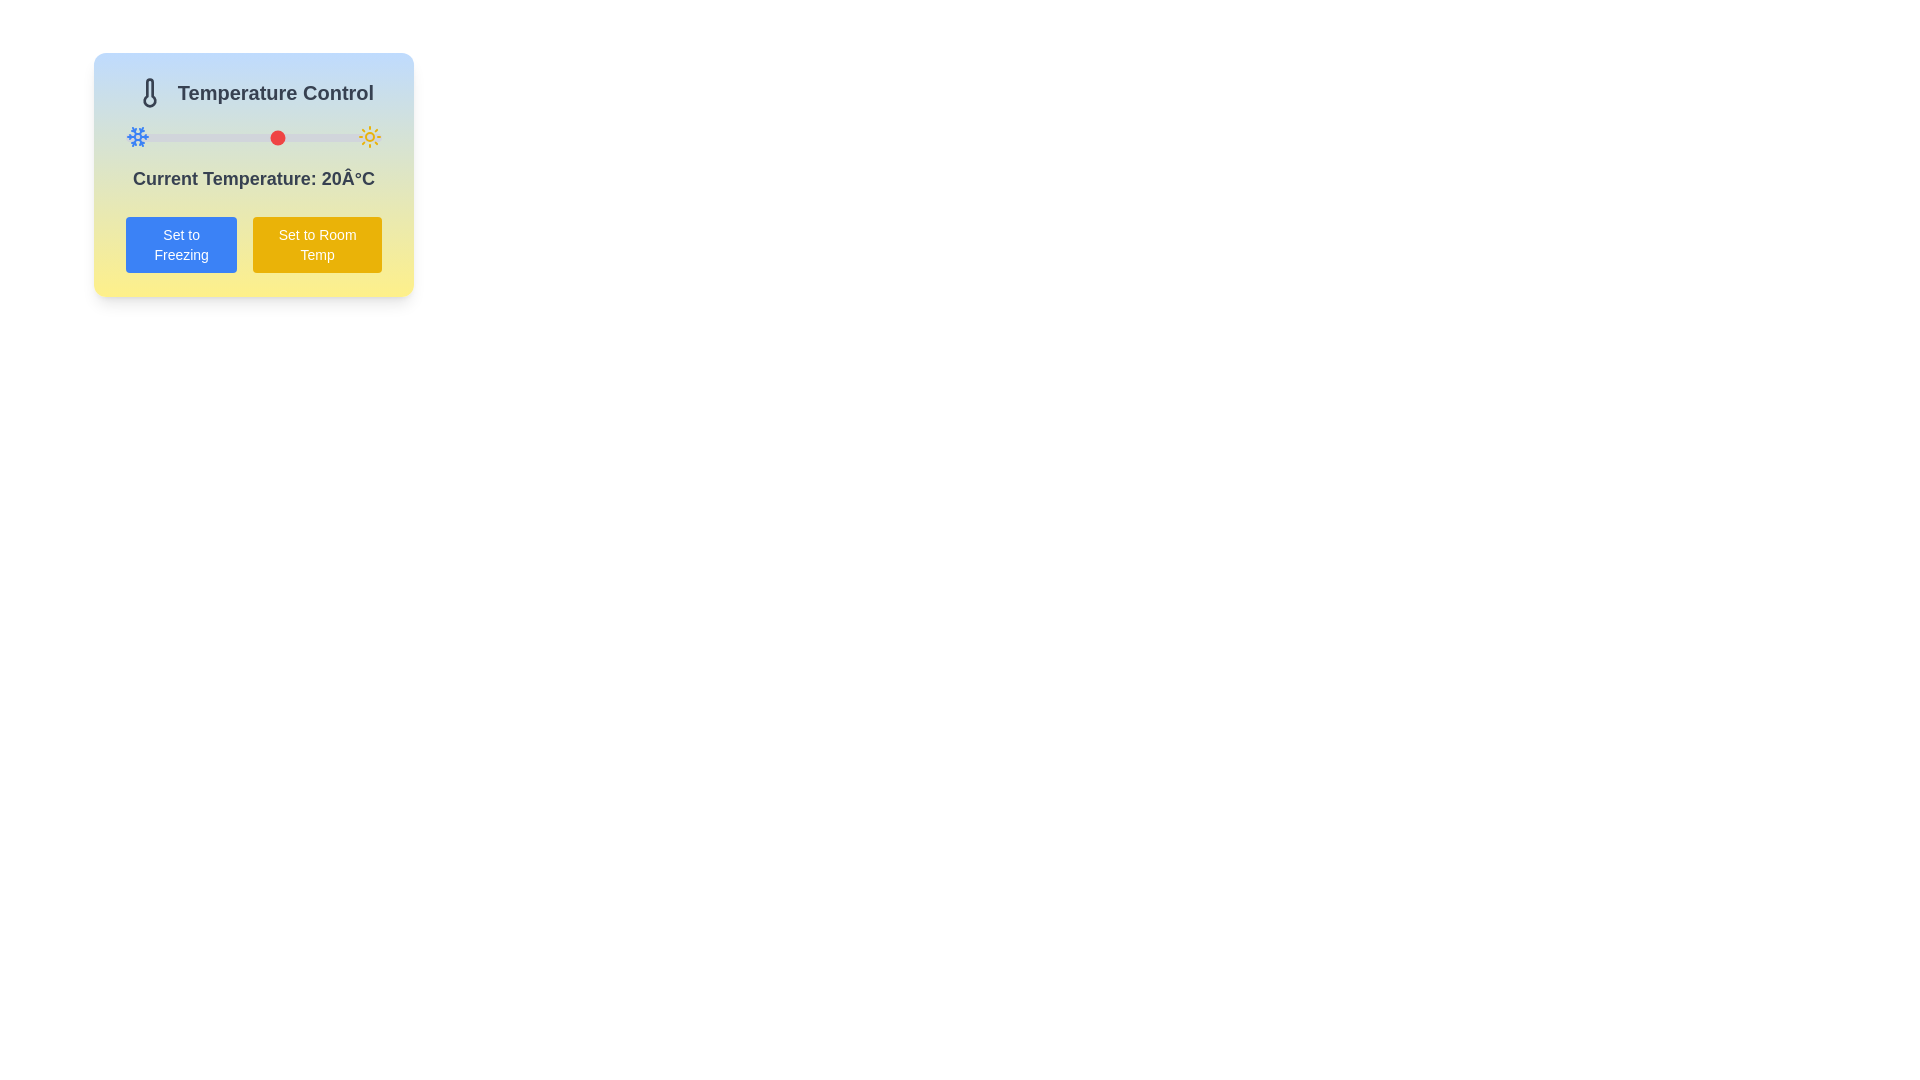 The width and height of the screenshot is (1920, 1080). I want to click on the textual display that reads 'Current Temperature: 20Â°C', which is located centrally within the 'Temperature Control' card, just below the slider and above the buttons, so click(253, 177).